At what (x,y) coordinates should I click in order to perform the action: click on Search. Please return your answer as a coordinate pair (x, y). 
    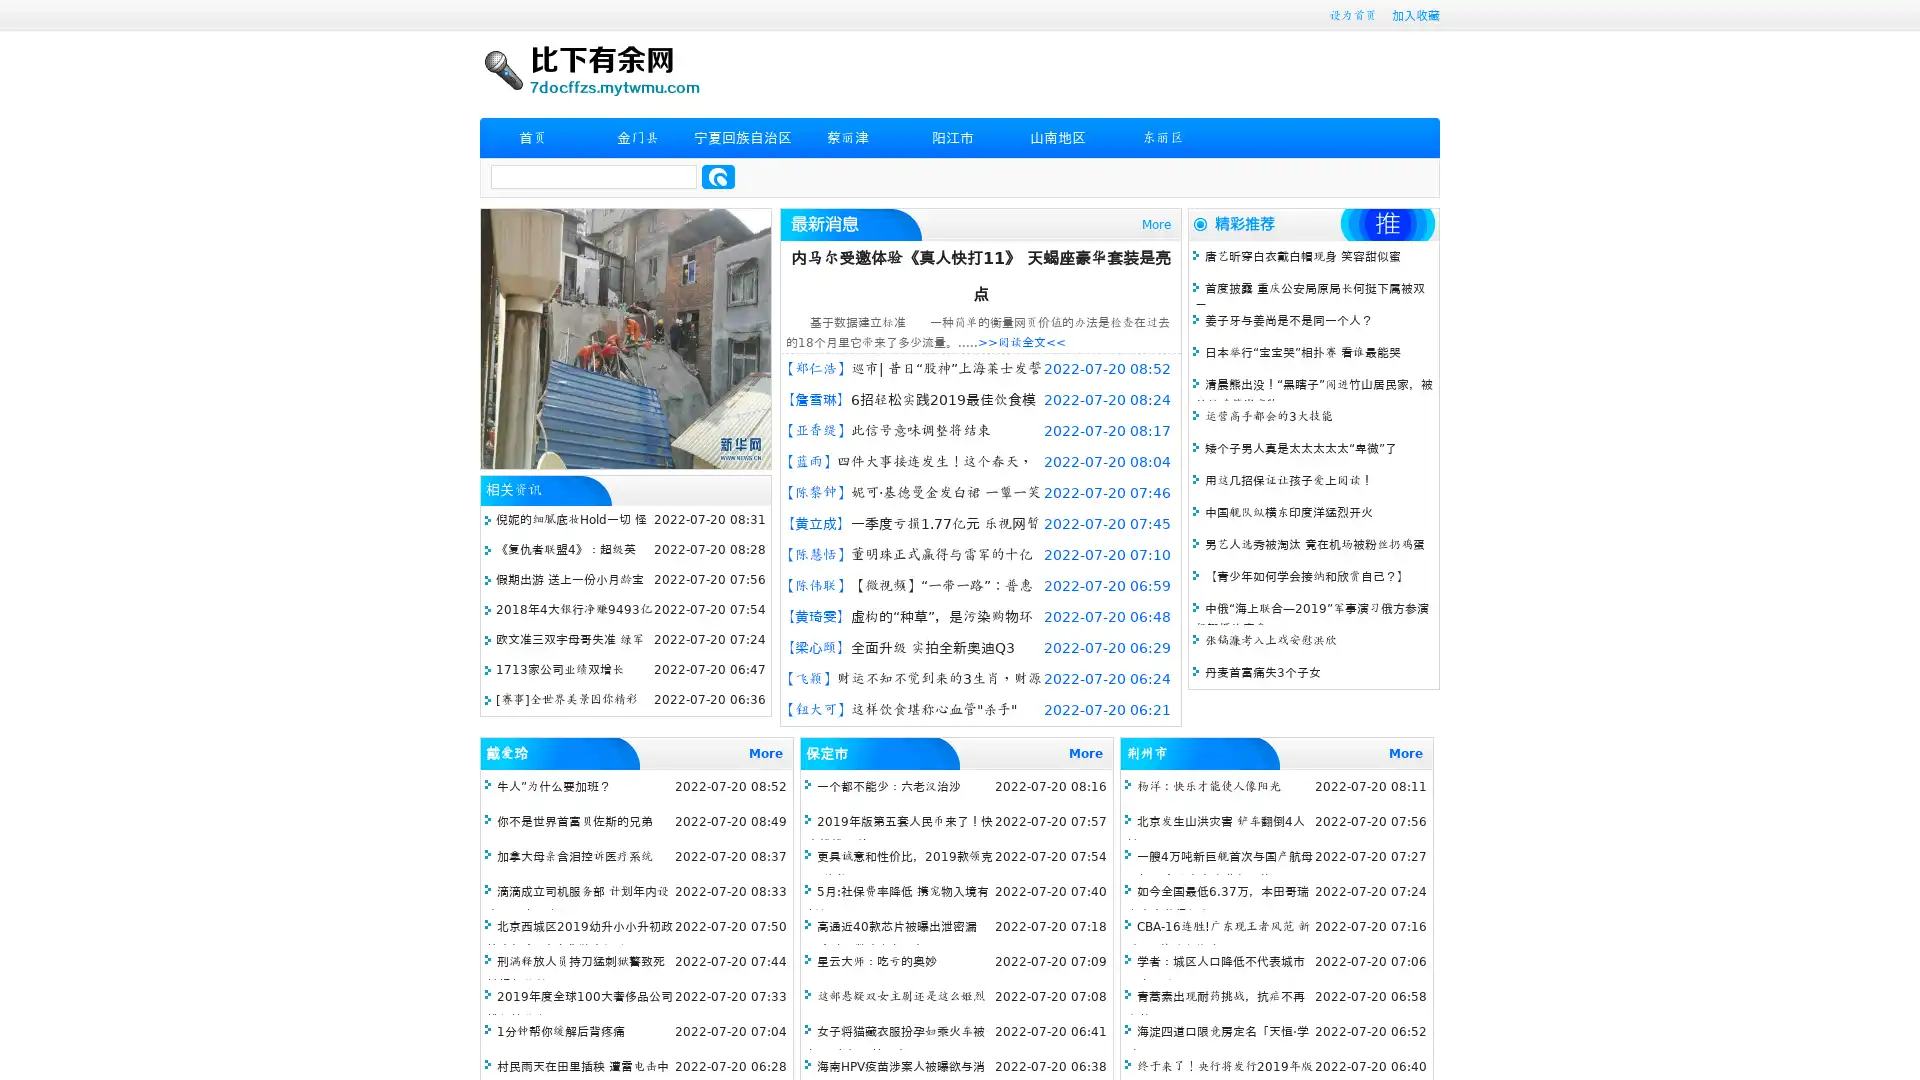
    Looking at the image, I should click on (718, 176).